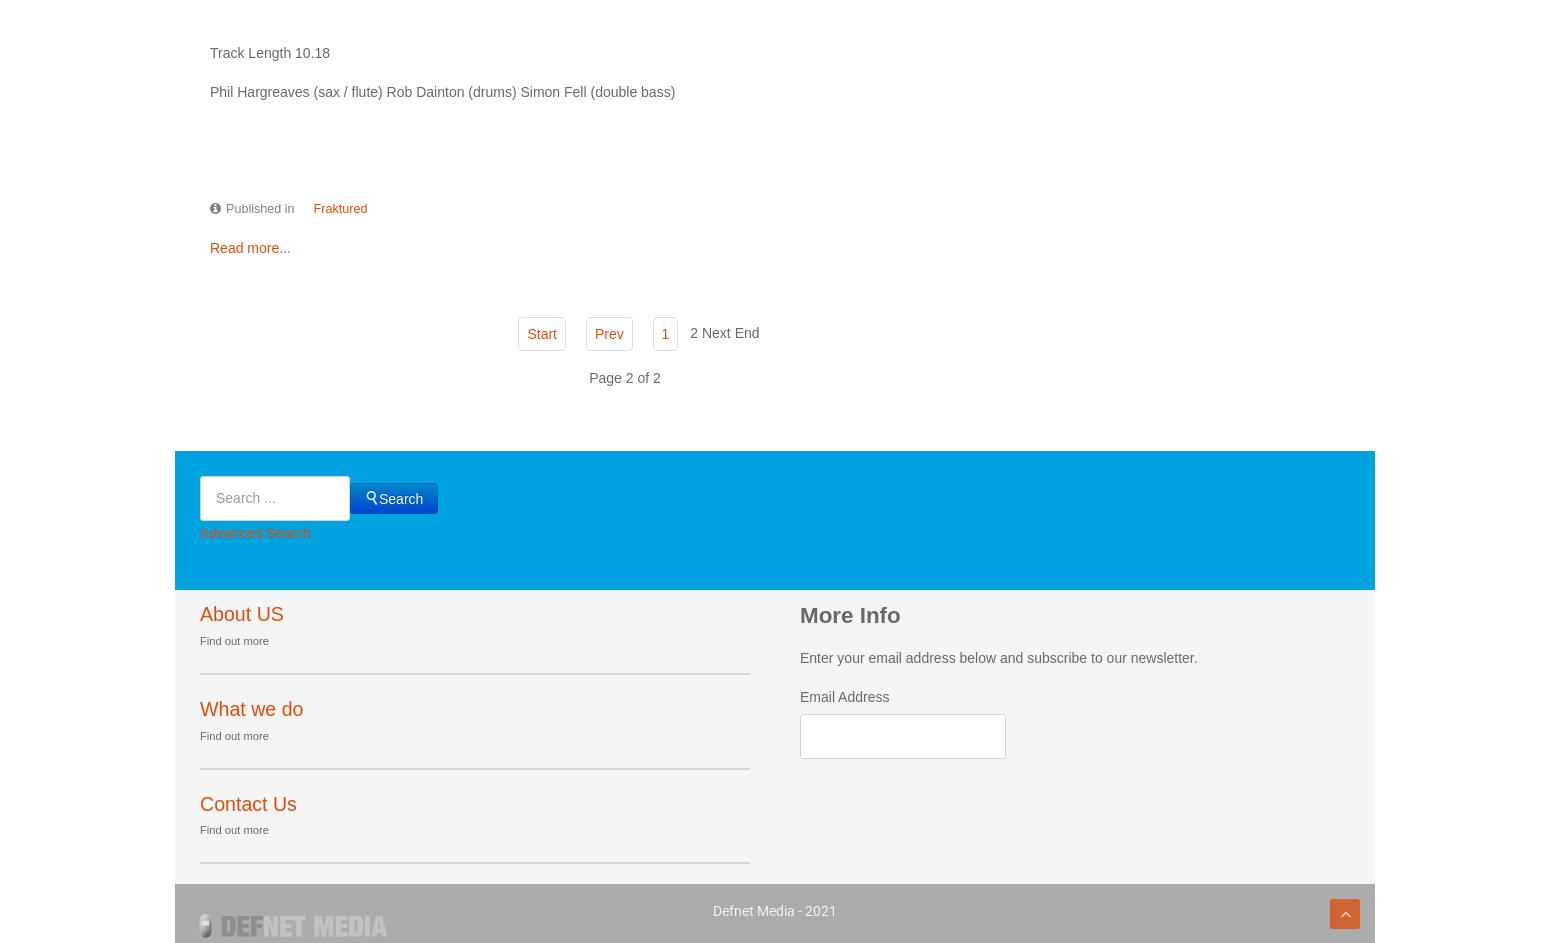  I want to click on 'Phil Hargreaves (sax / flute) Rob Dainton (drums) Simon Fell (double bass)', so click(209, 89).